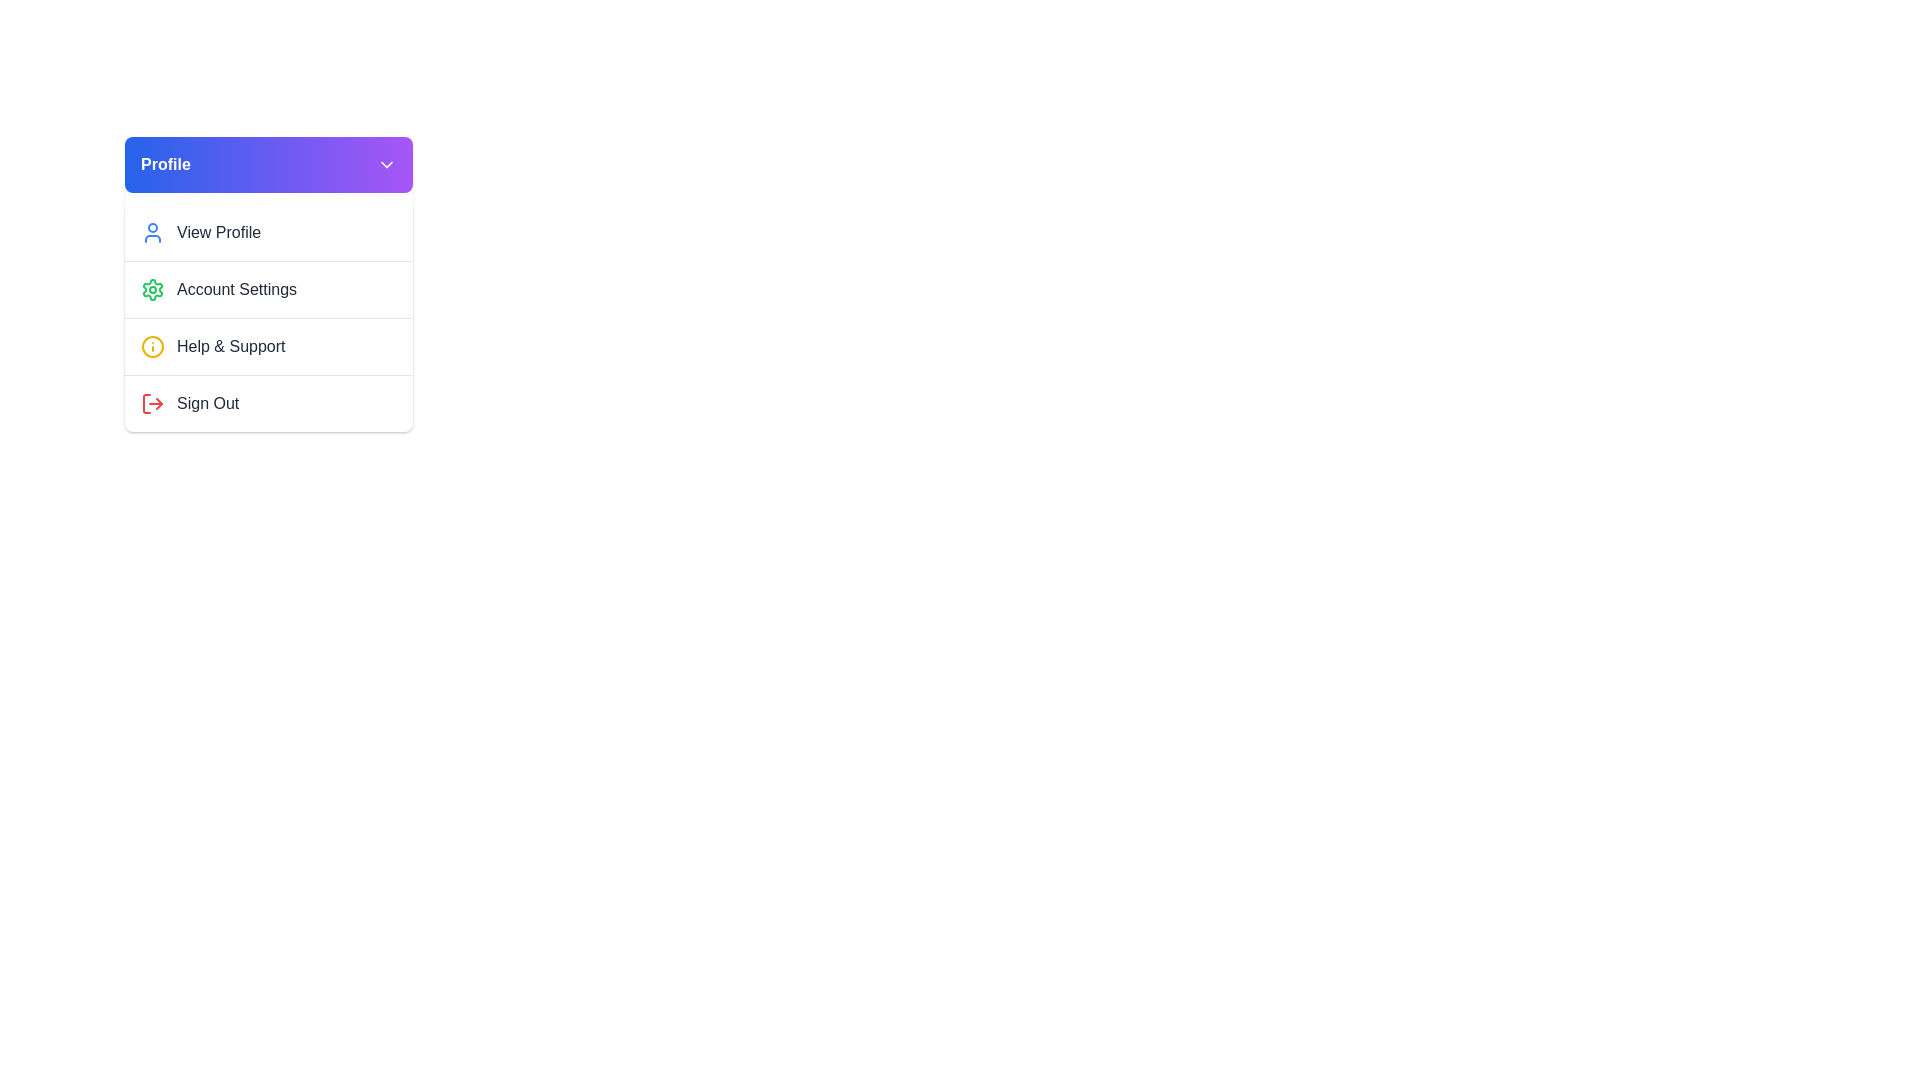 The image size is (1920, 1080). What do you see at coordinates (267, 345) in the screenshot?
I see `the help and support button located as the third row in the dropdown menu beneath 'Account Settings' and above 'Sign Out'` at bounding box center [267, 345].